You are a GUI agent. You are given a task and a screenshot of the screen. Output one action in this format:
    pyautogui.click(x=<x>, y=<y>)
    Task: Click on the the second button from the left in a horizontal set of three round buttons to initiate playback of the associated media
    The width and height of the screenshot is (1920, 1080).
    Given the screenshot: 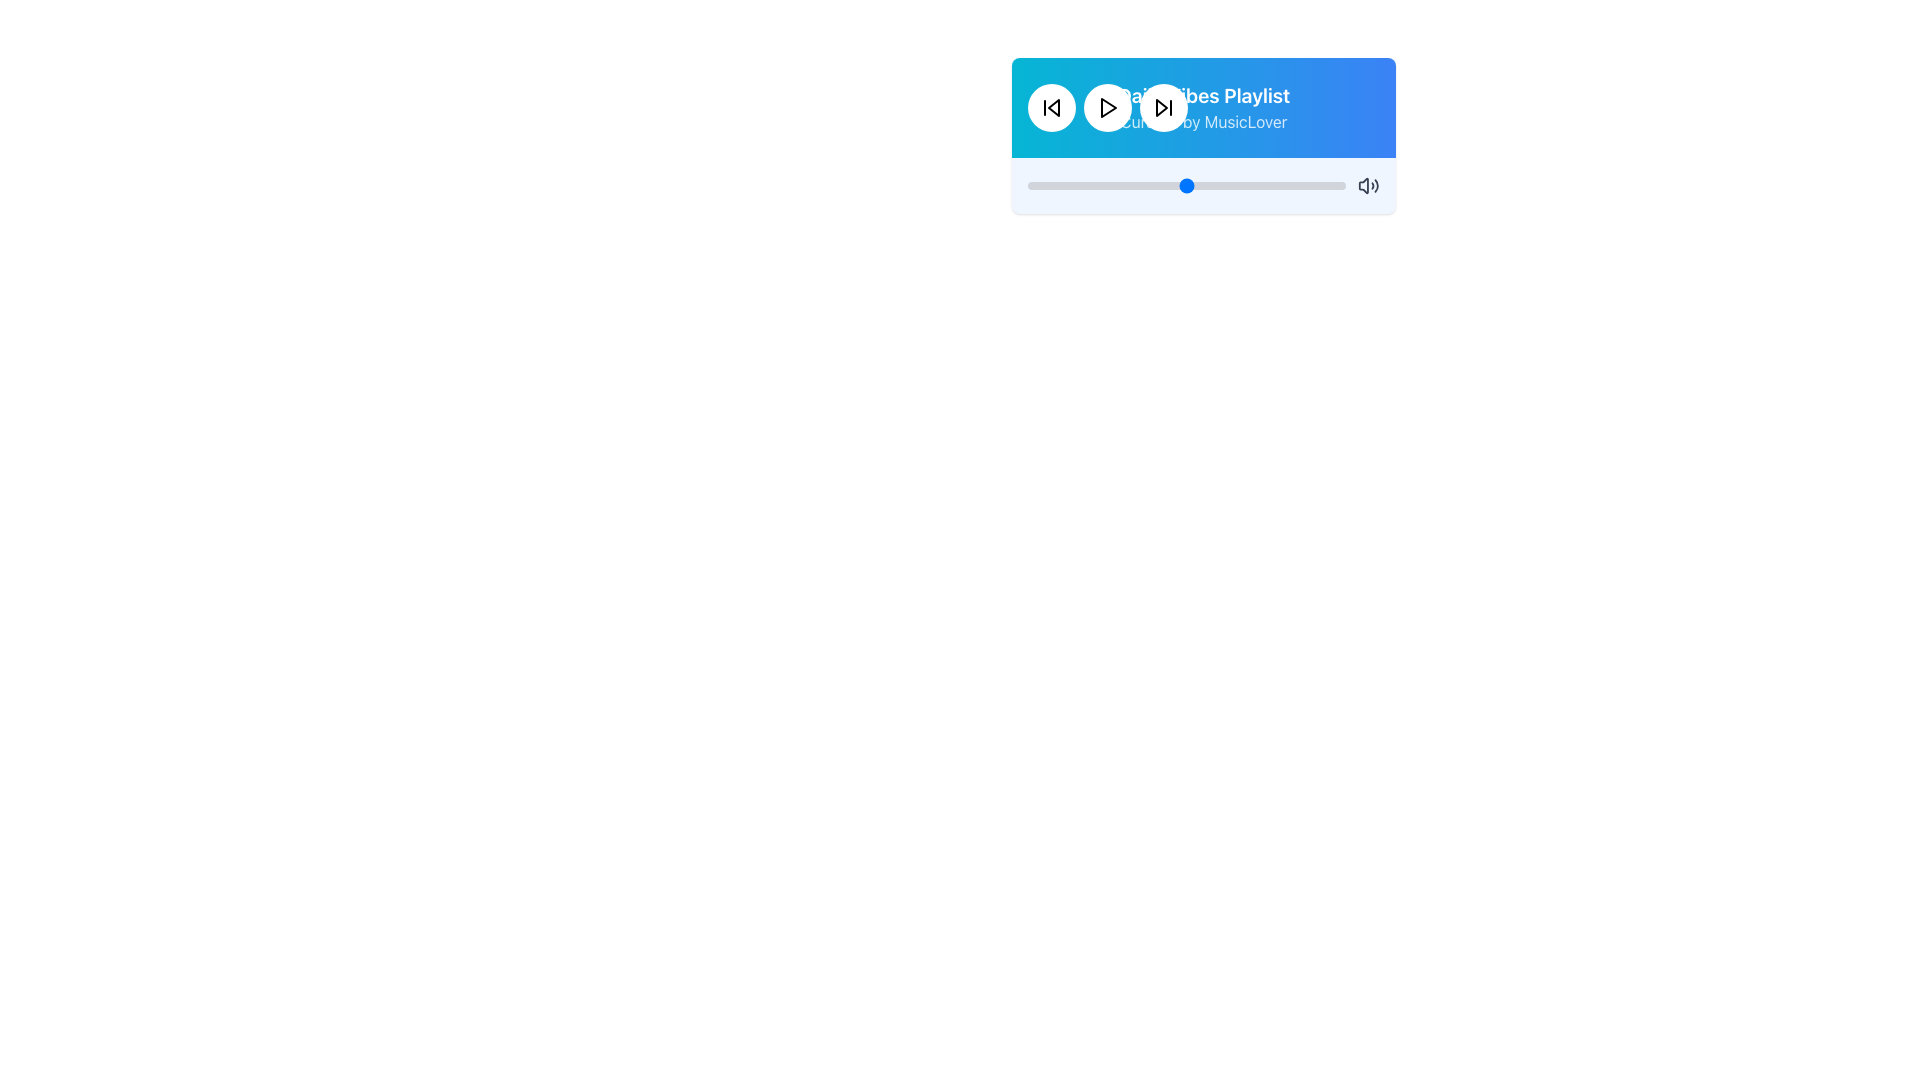 What is the action you would take?
    pyautogui.click(x=1107, y=108)
    